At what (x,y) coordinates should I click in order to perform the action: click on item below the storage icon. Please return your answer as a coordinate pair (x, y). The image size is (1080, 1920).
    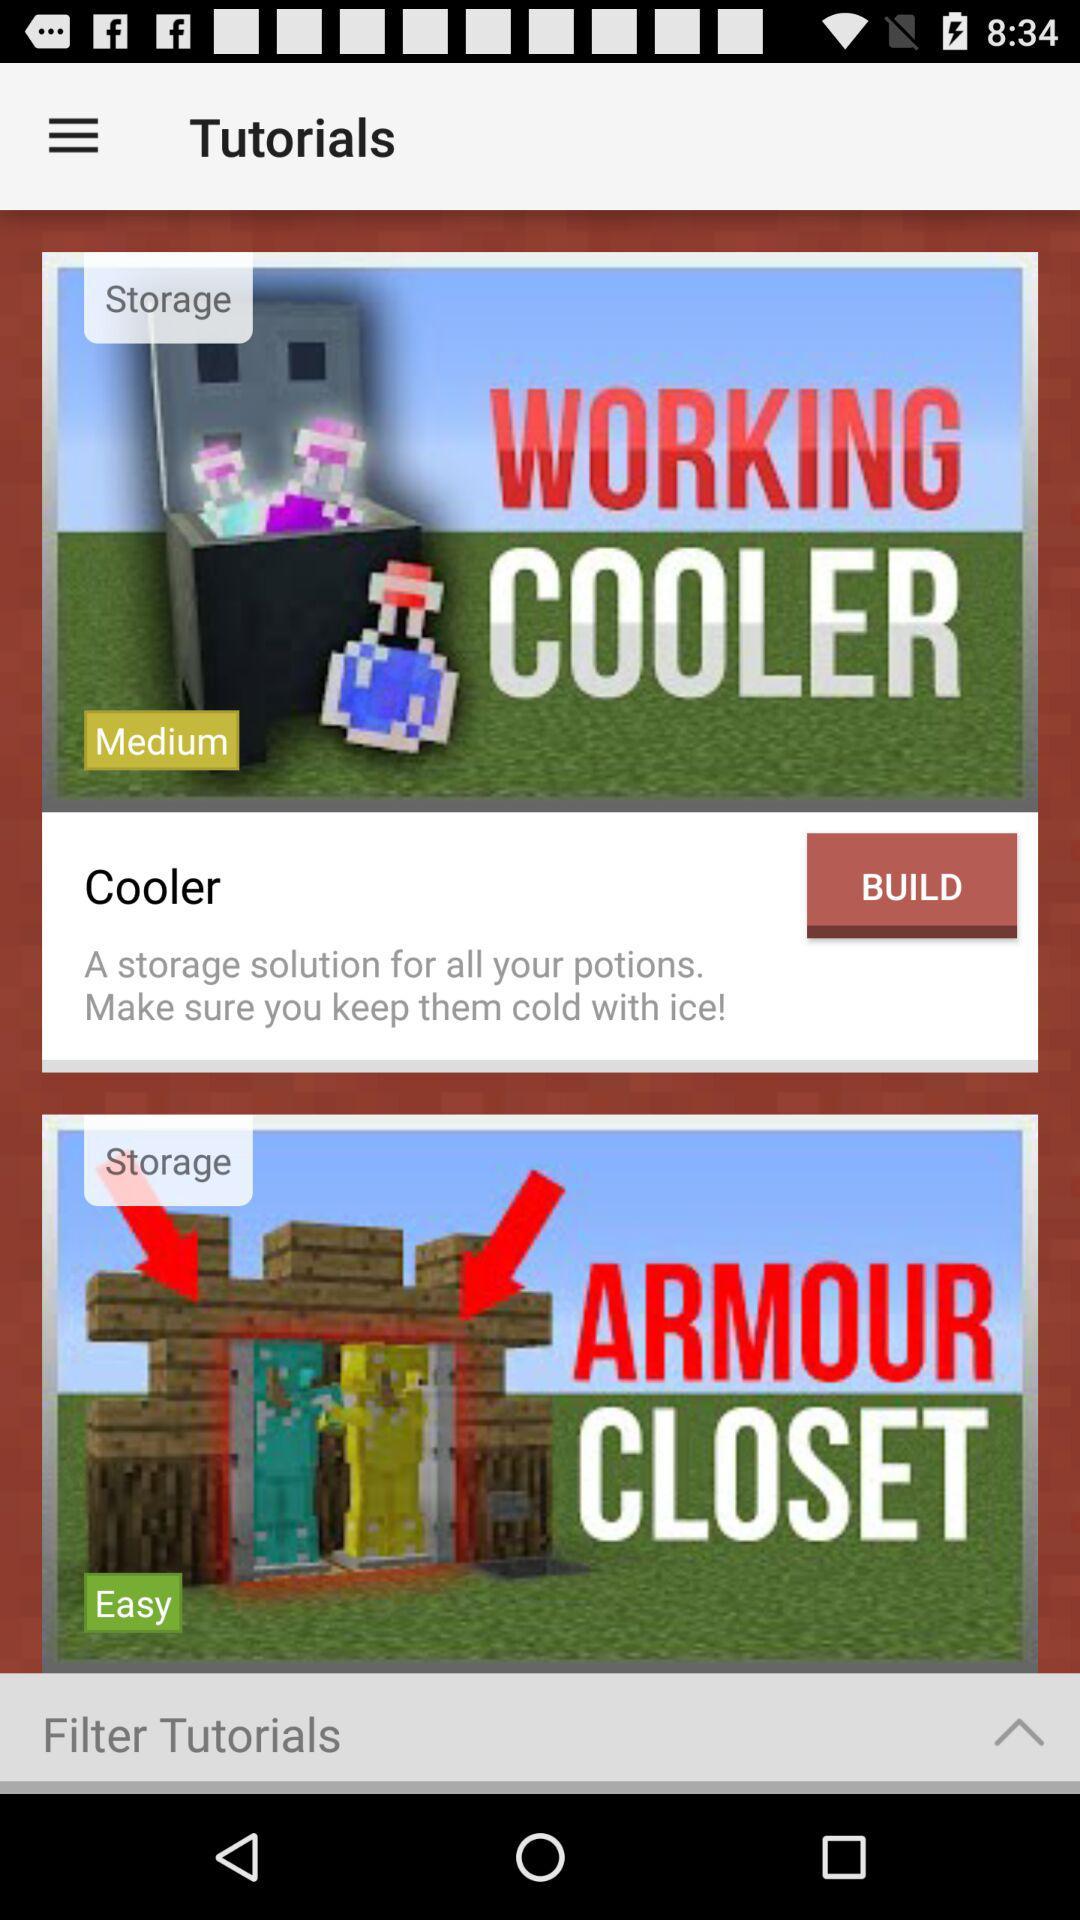
    Looking at the image, I should click on (160, 739).